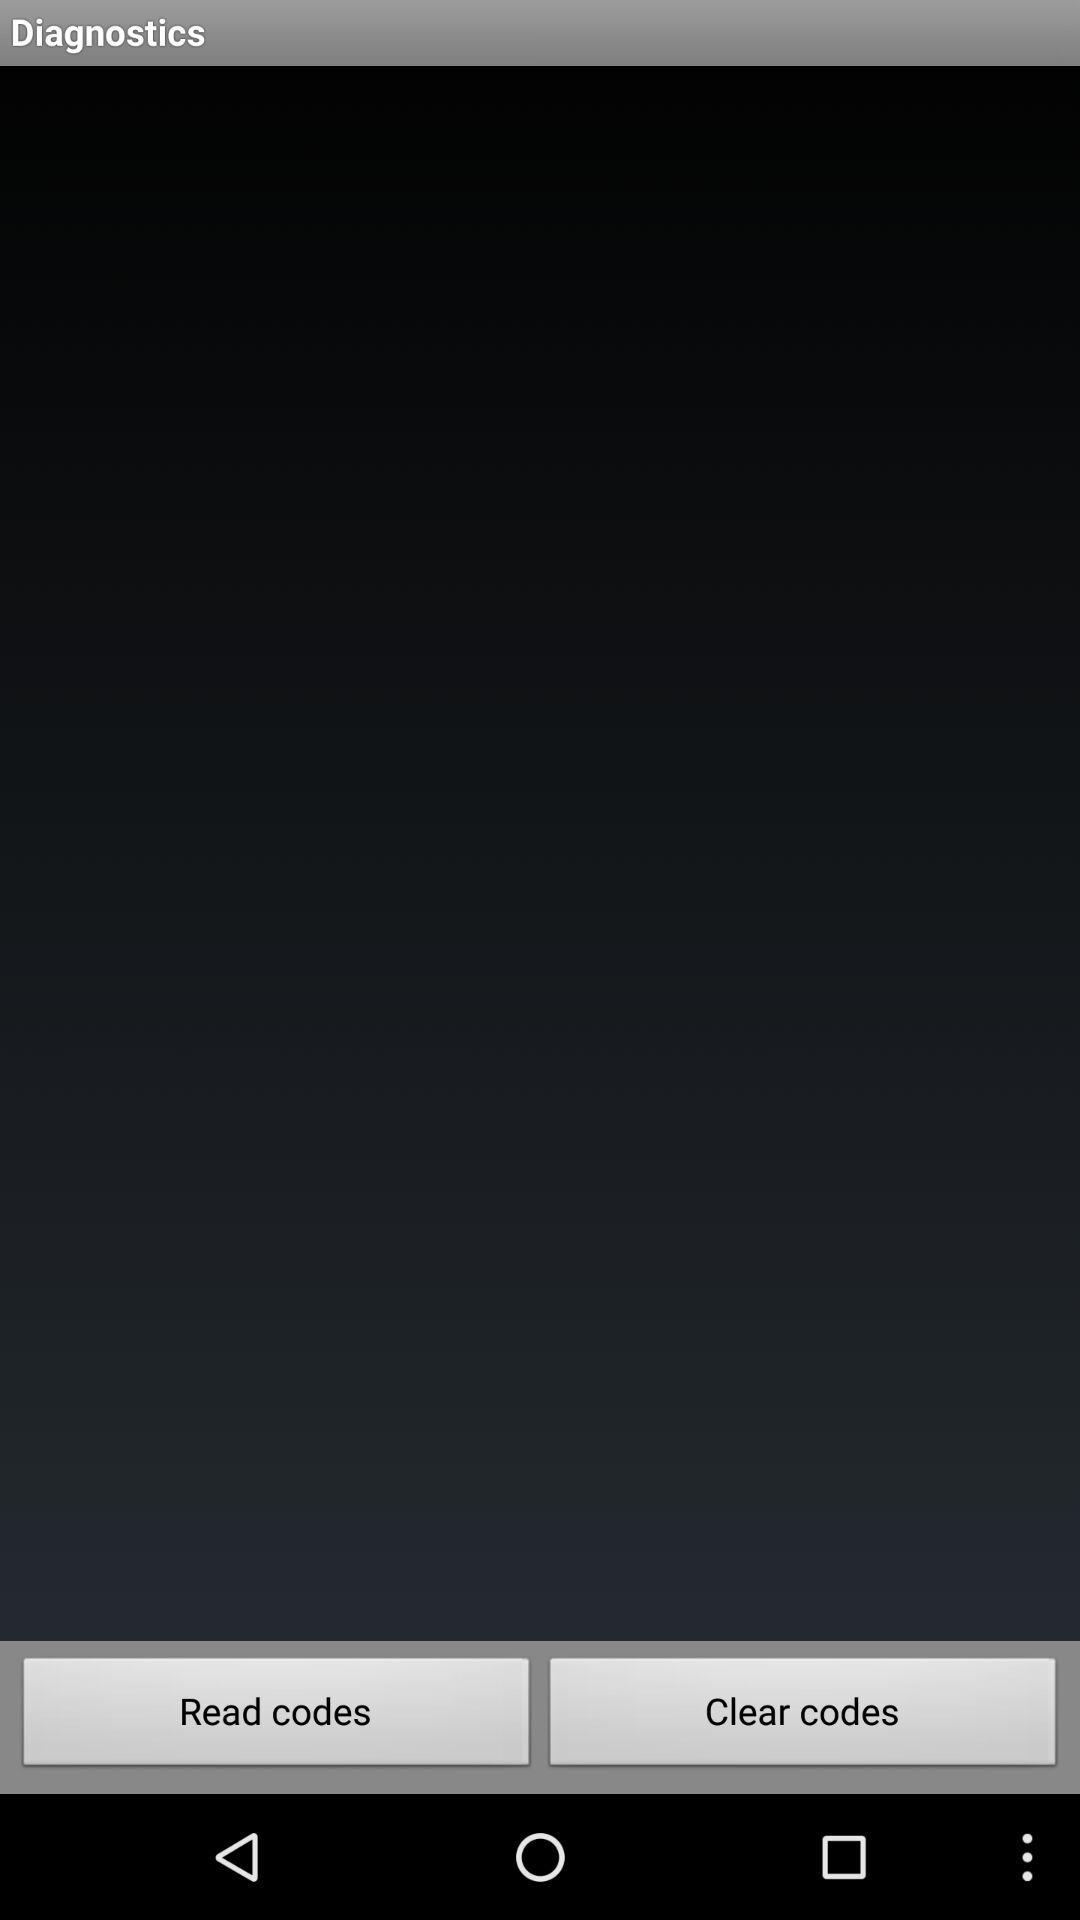 The height and width of the screenshot is (1920, 1080). Describe the element at coordinates (276, 1716) in the screenshot. I see `button at the bottom left corner` at that location.